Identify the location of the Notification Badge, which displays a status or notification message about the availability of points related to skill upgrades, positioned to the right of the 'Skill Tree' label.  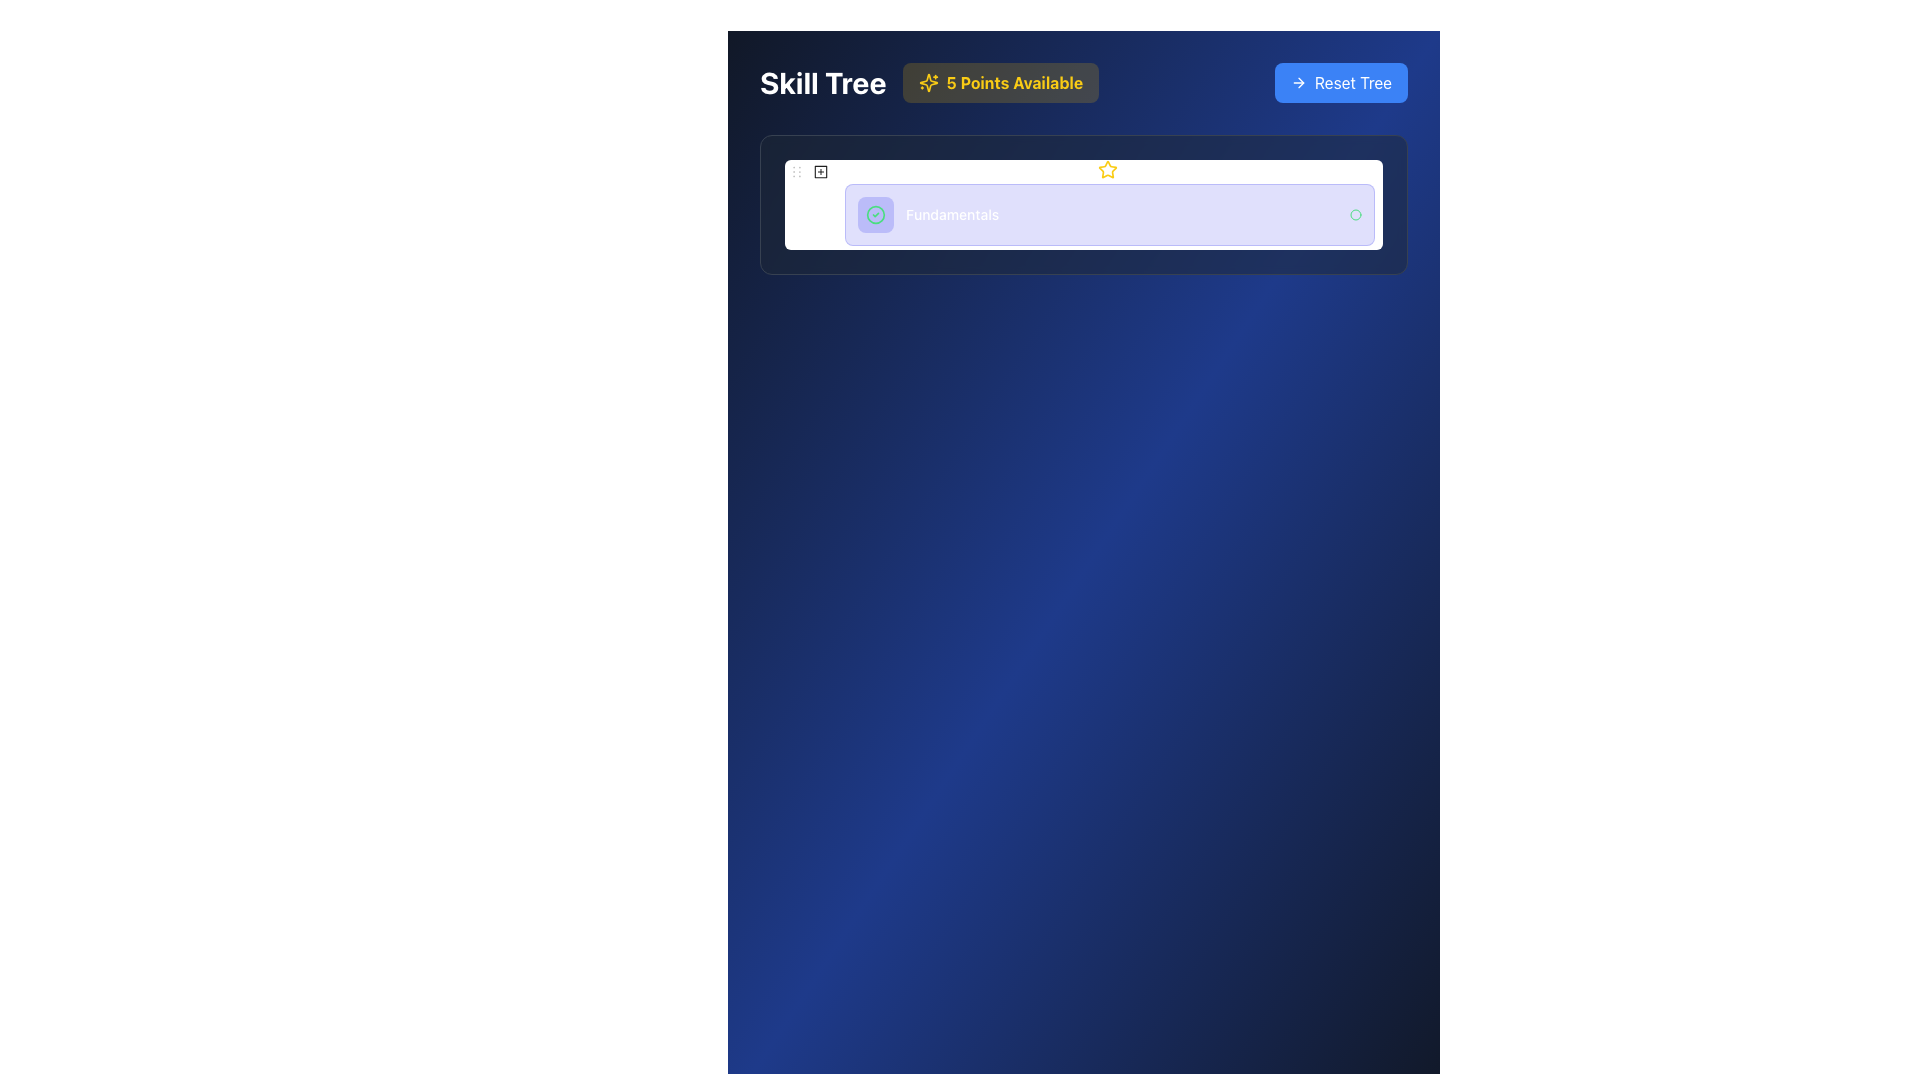
(1000, 82).